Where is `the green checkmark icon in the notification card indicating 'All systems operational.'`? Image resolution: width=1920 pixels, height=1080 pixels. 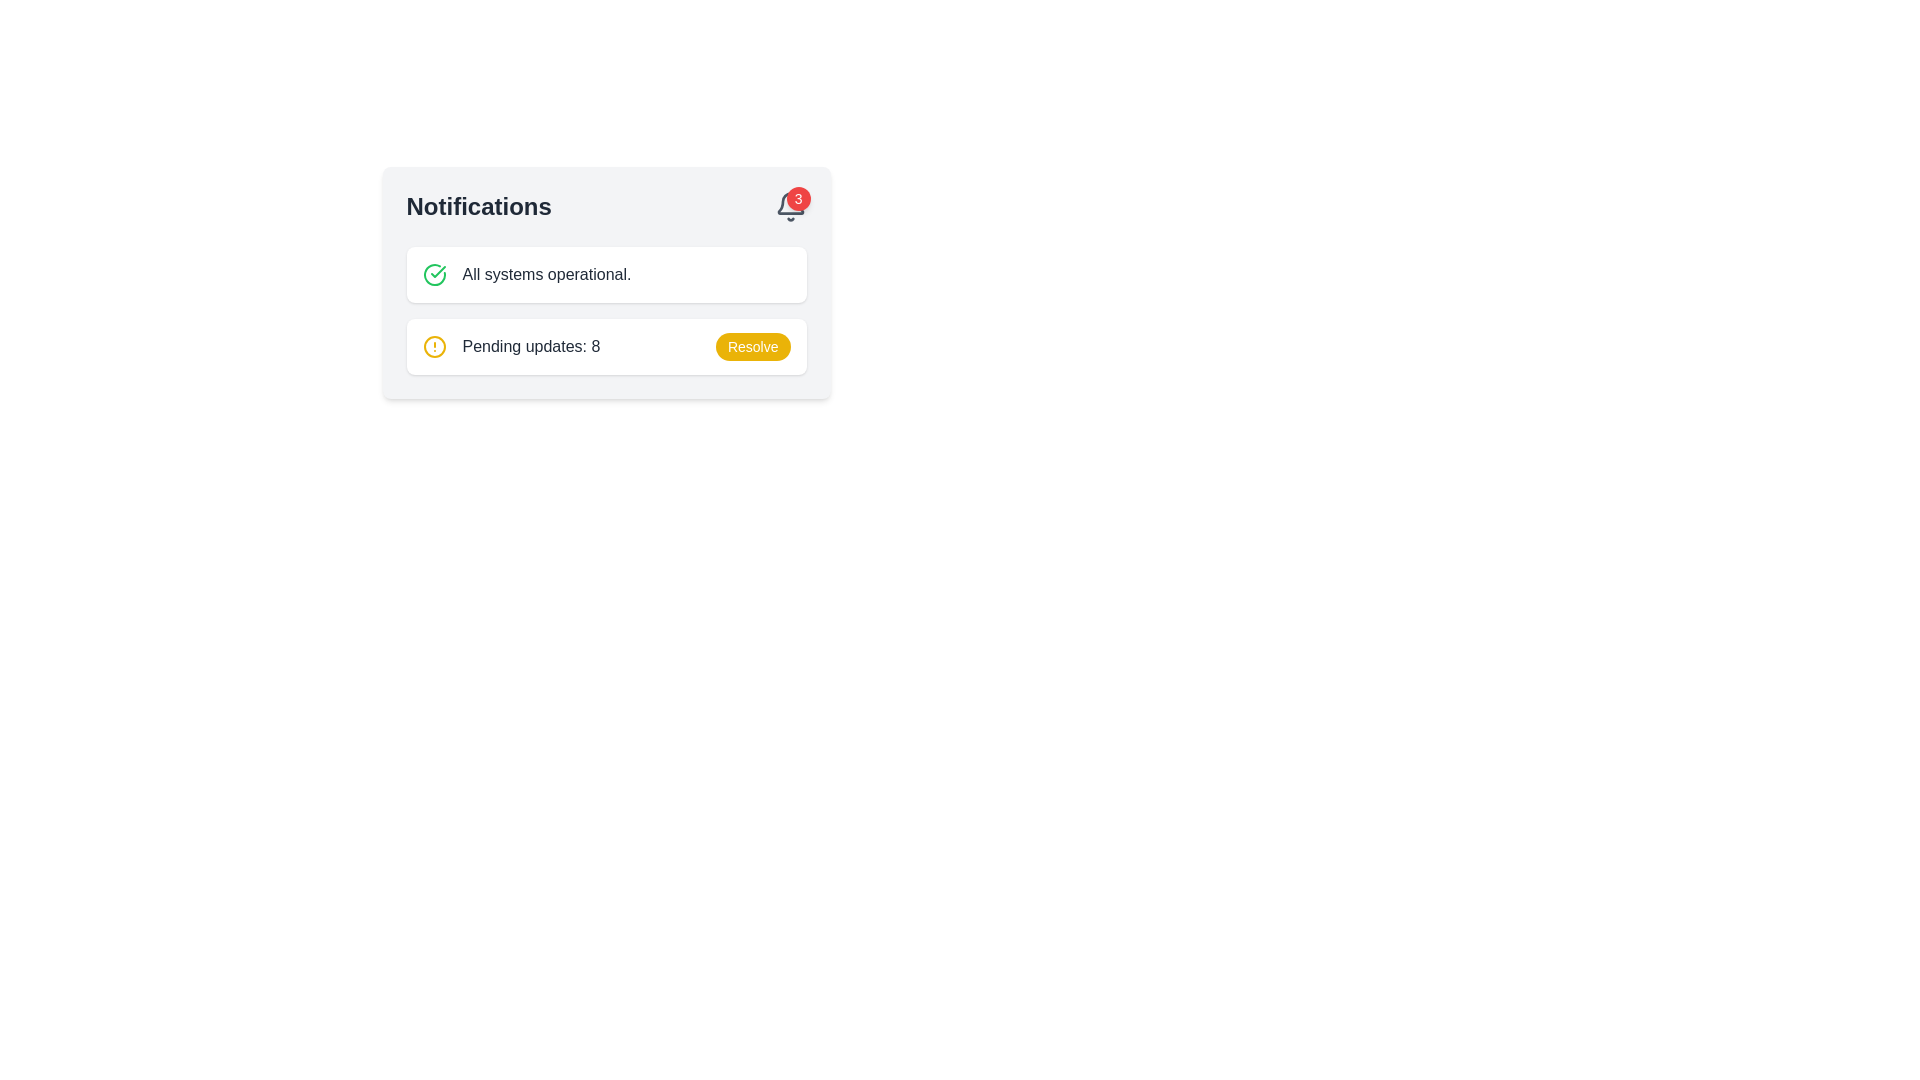
the green checkmark icon in the notification card indicating 'All systems operational.' is located at coordinates (433, 274).